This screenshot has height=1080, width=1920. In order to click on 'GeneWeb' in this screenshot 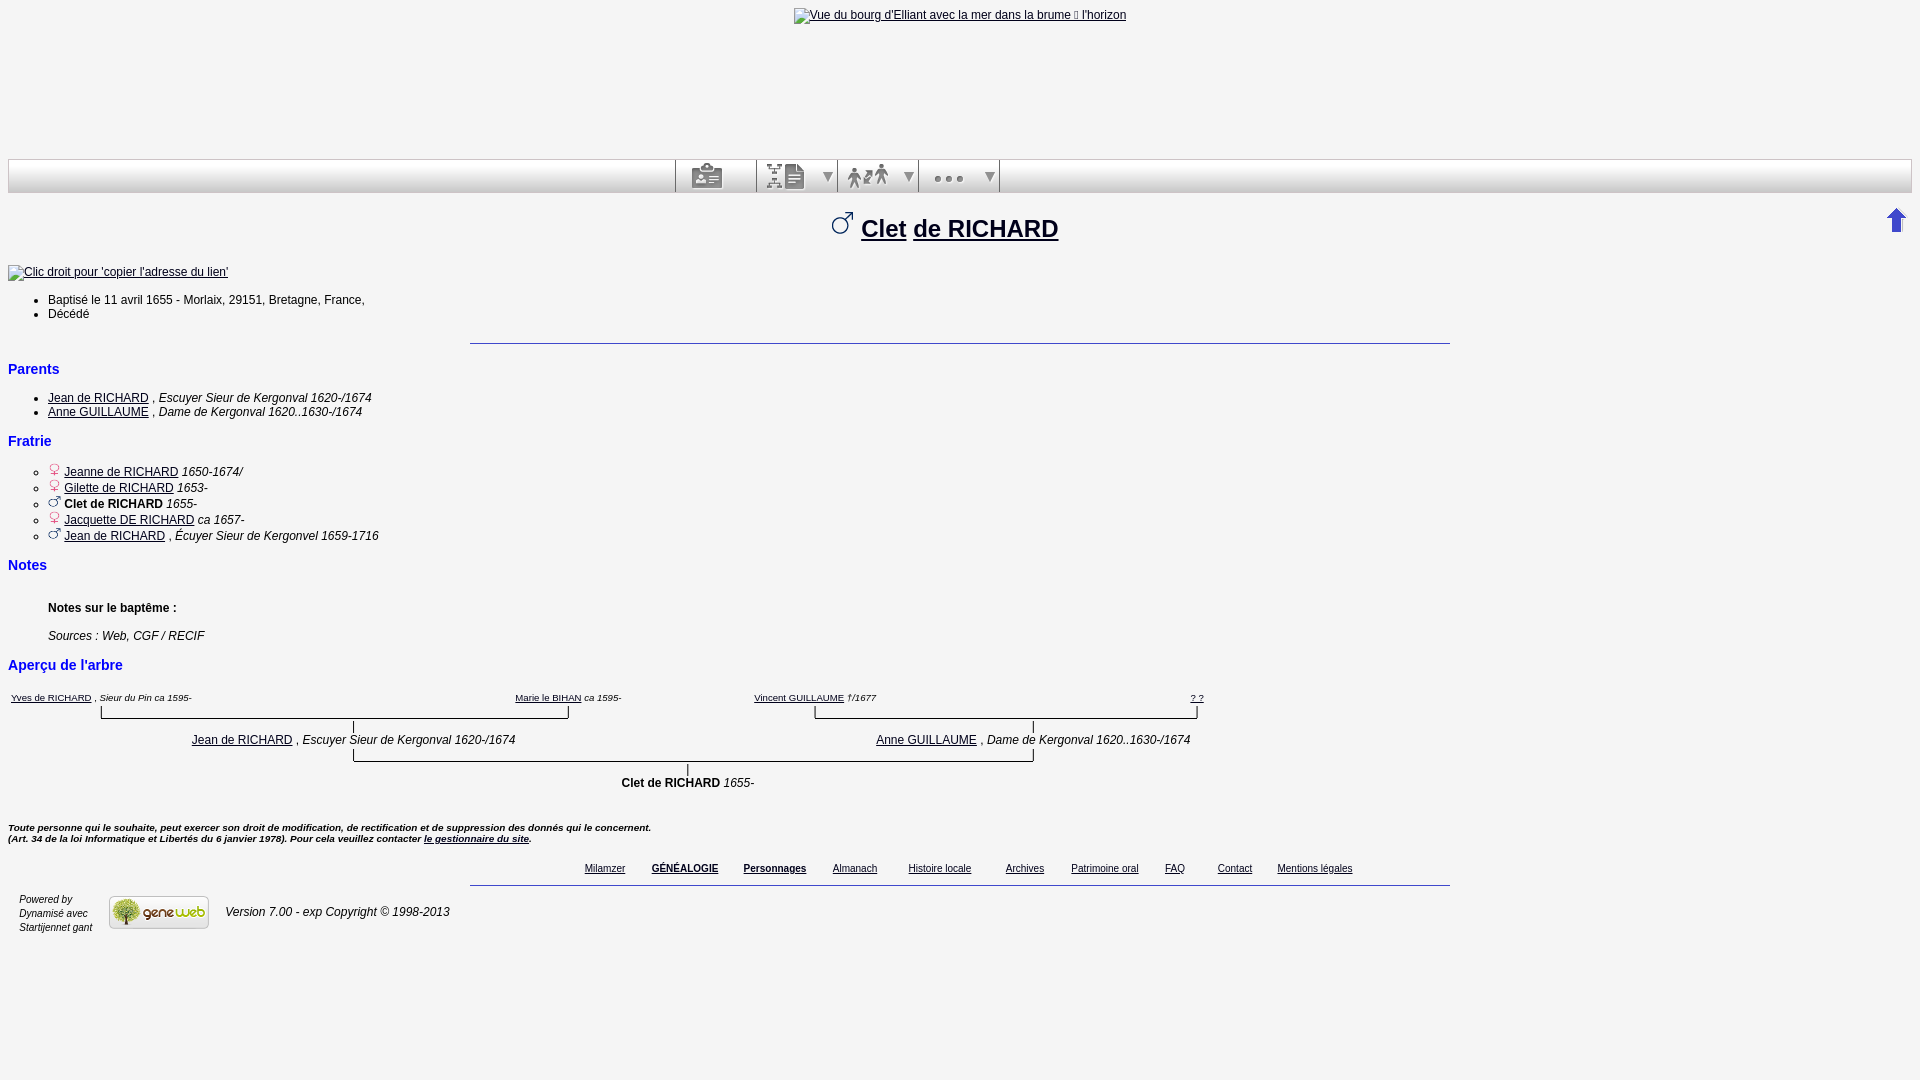, I will do `click(157, 912)`.